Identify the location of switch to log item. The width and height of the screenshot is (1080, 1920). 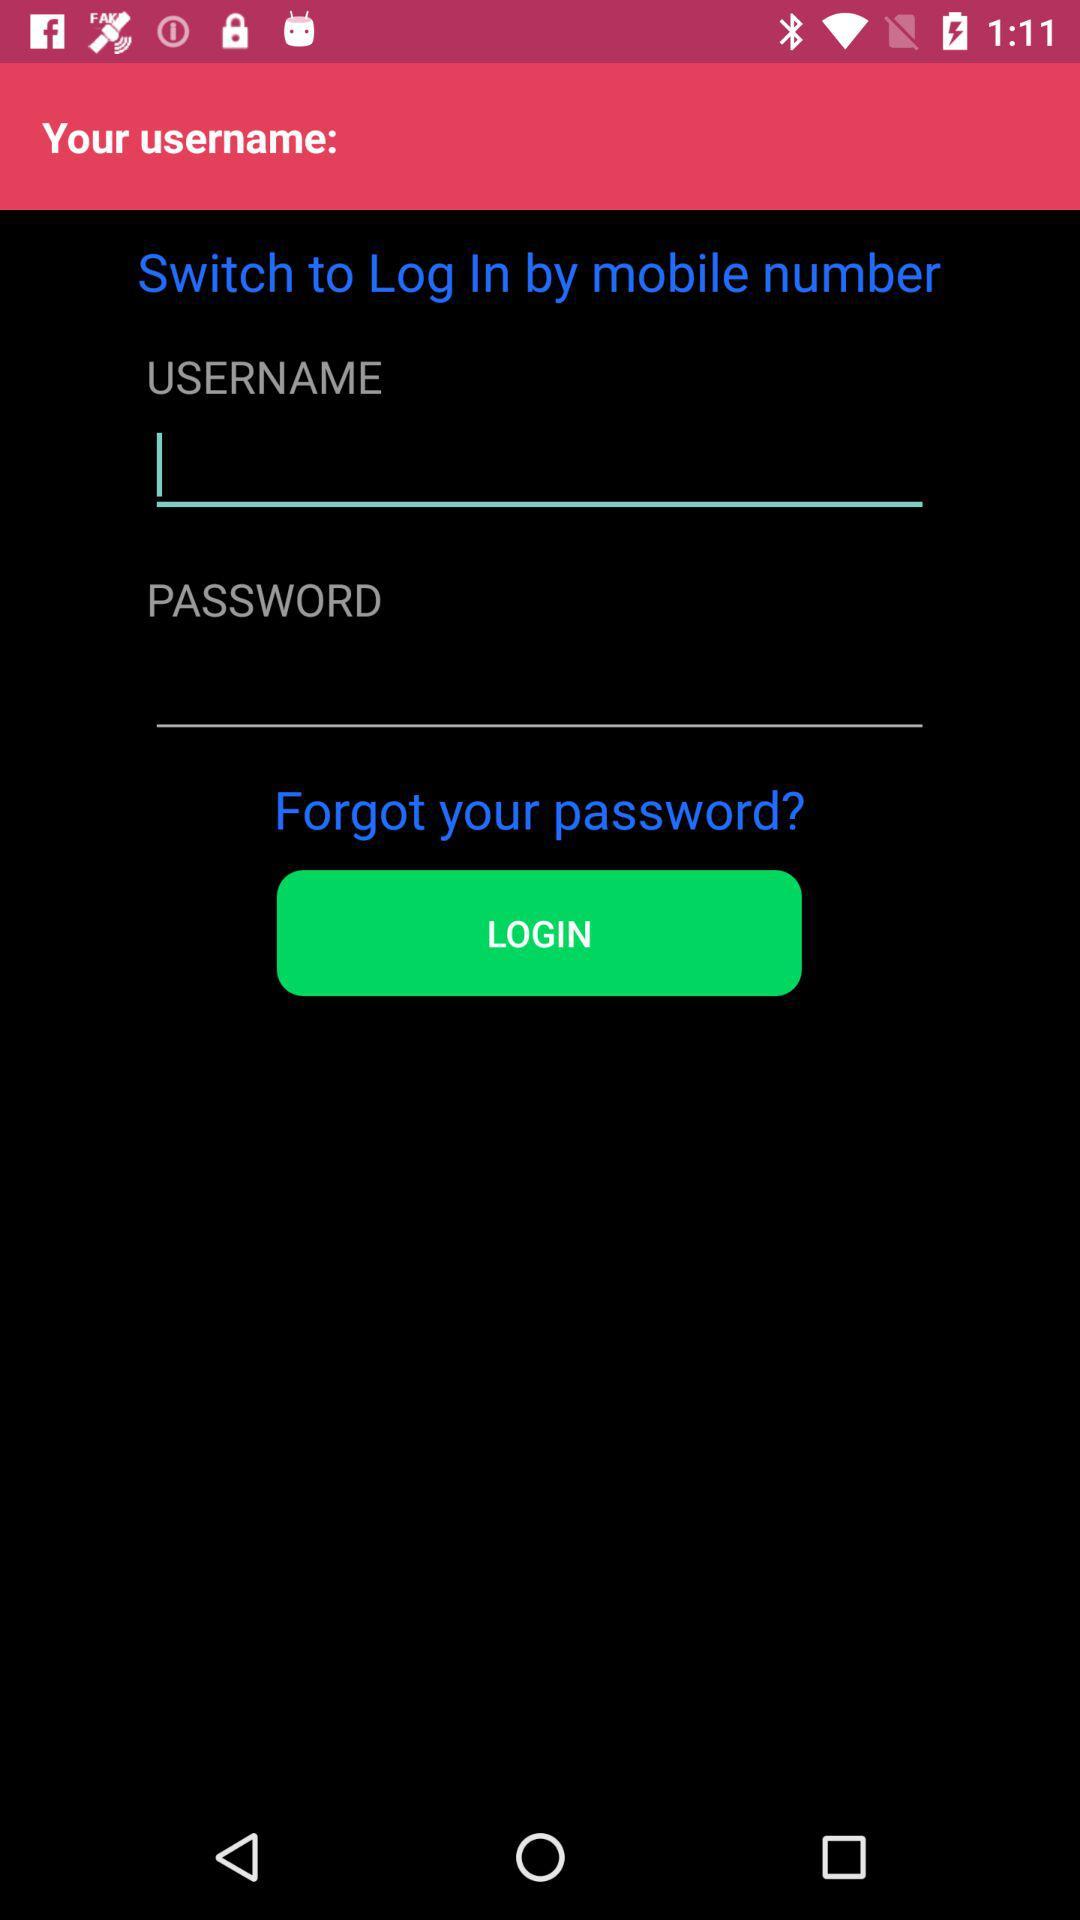
(538, 270).